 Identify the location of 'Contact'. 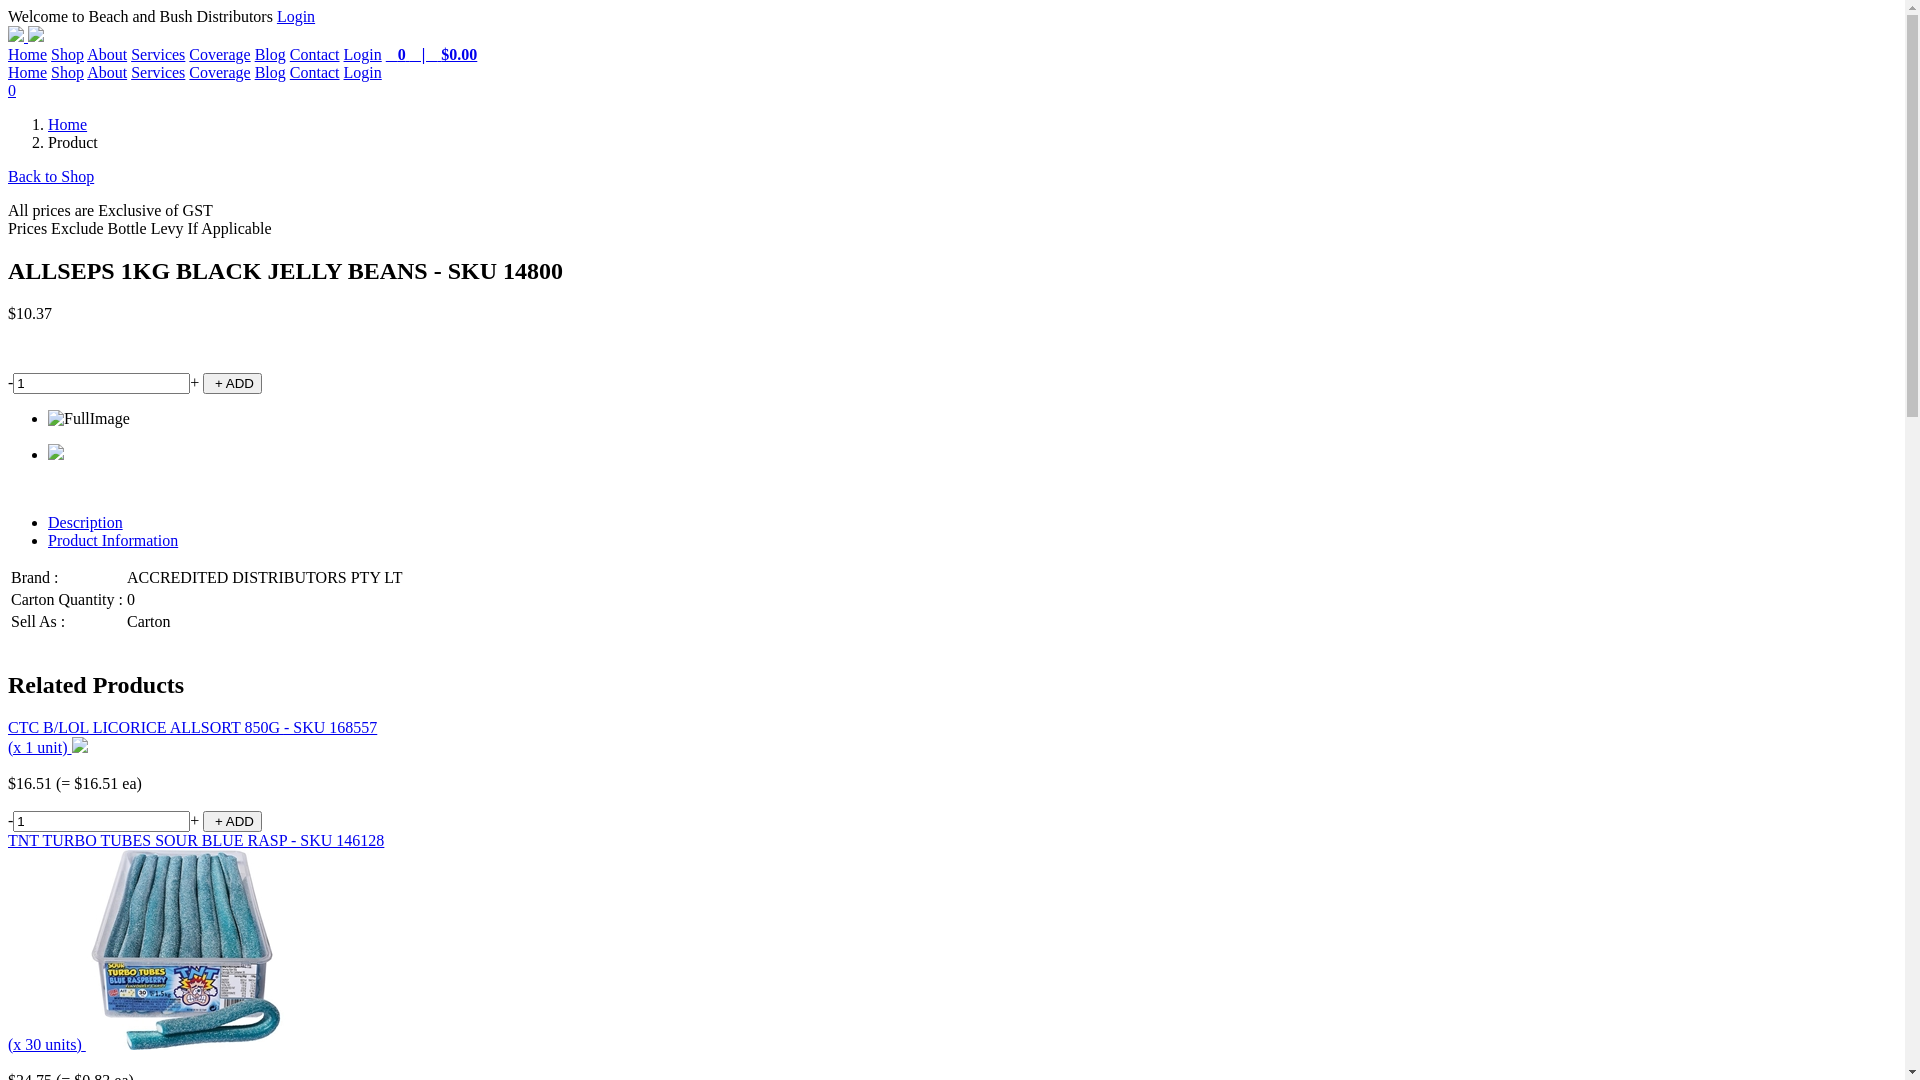
(314, 53).